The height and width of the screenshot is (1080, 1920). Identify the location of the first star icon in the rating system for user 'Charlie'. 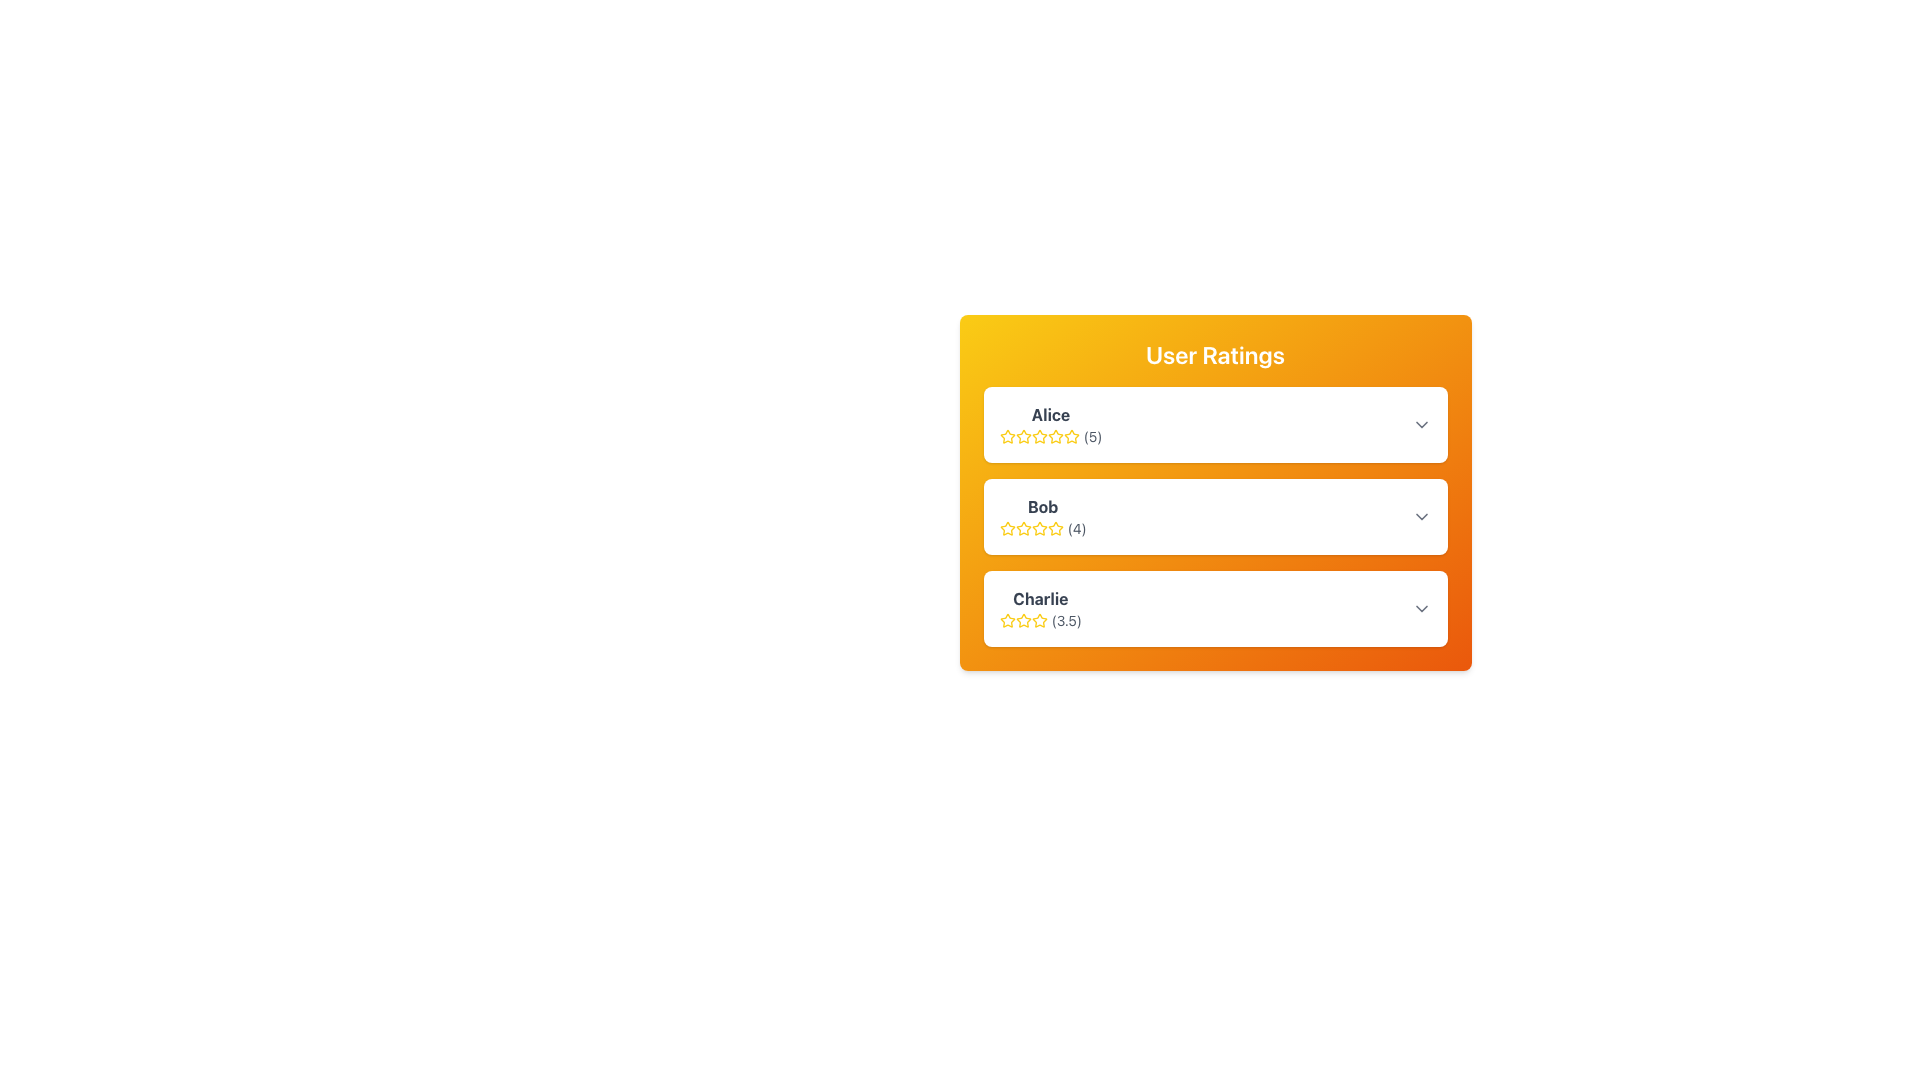
(1007, 620).